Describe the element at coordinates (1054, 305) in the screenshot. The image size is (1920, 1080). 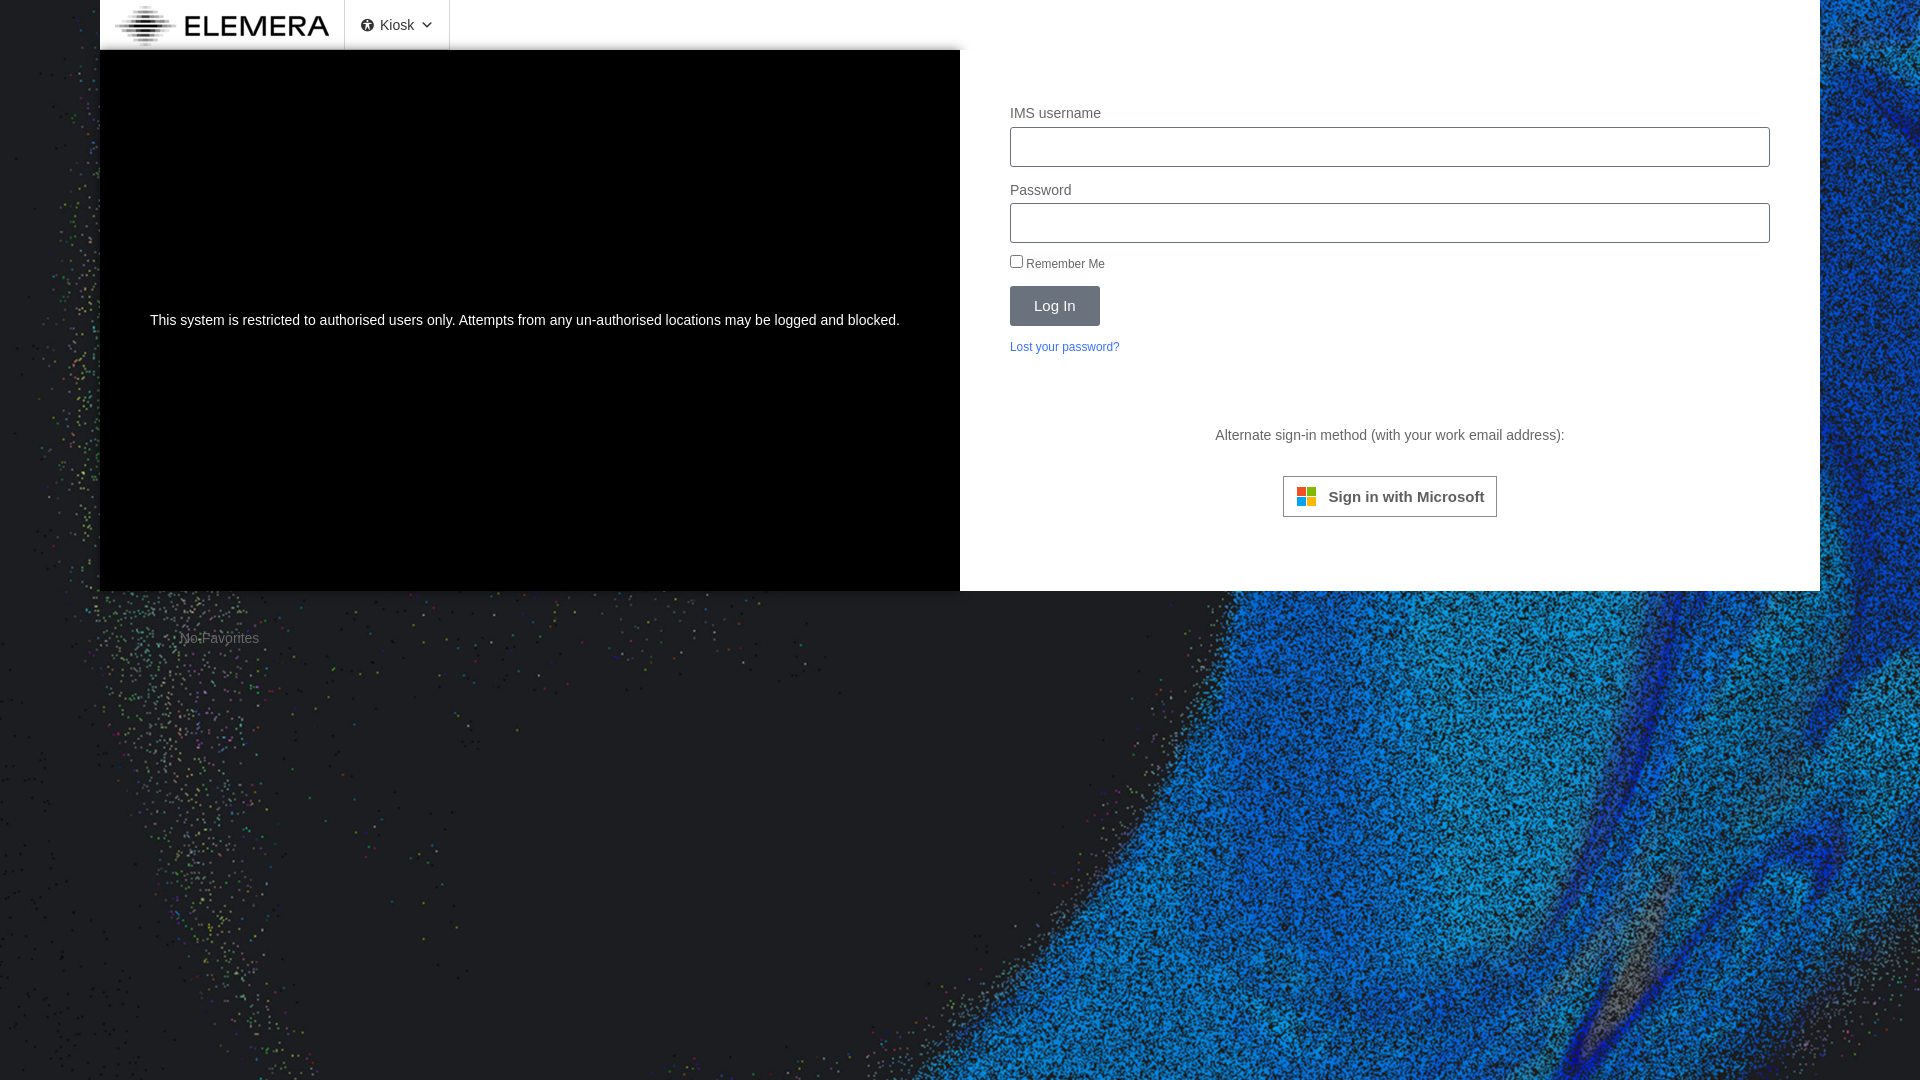
I see `'Log In'` at that location.